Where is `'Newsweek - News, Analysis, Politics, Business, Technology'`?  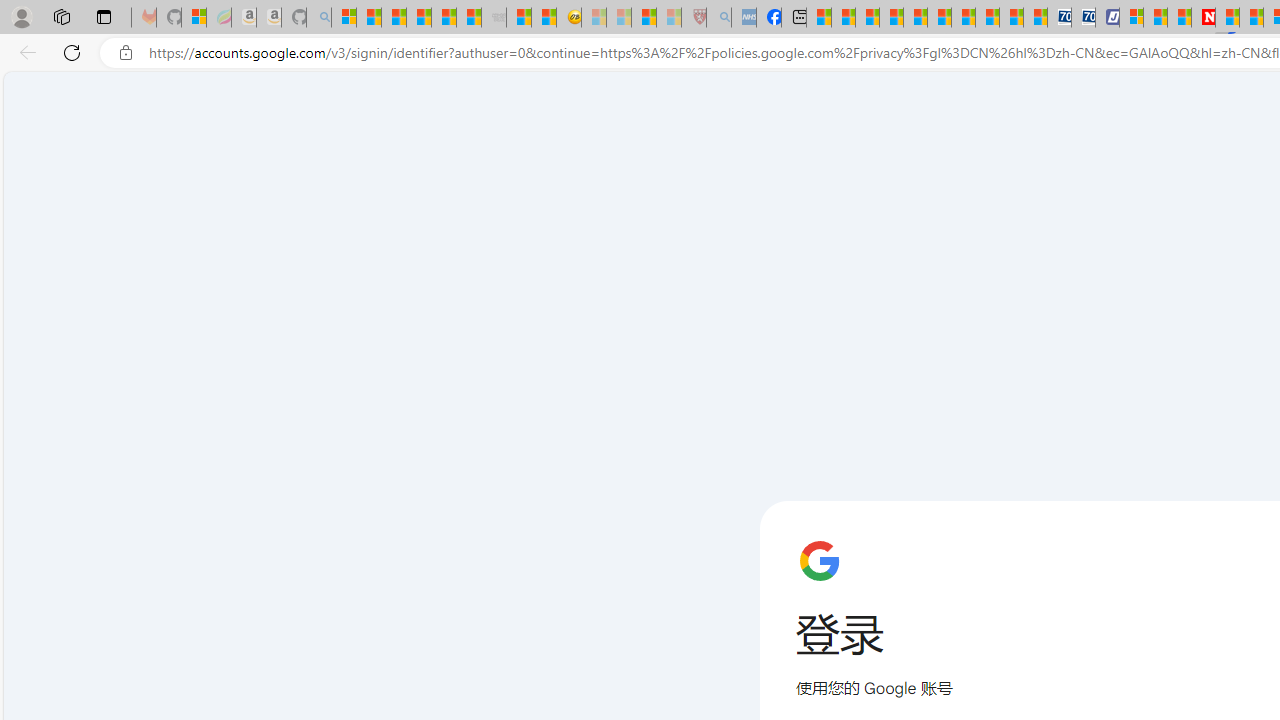 'Newsweek - News, Analysis, Politics, Business, Technology' is located at coordinates (1202, 17).